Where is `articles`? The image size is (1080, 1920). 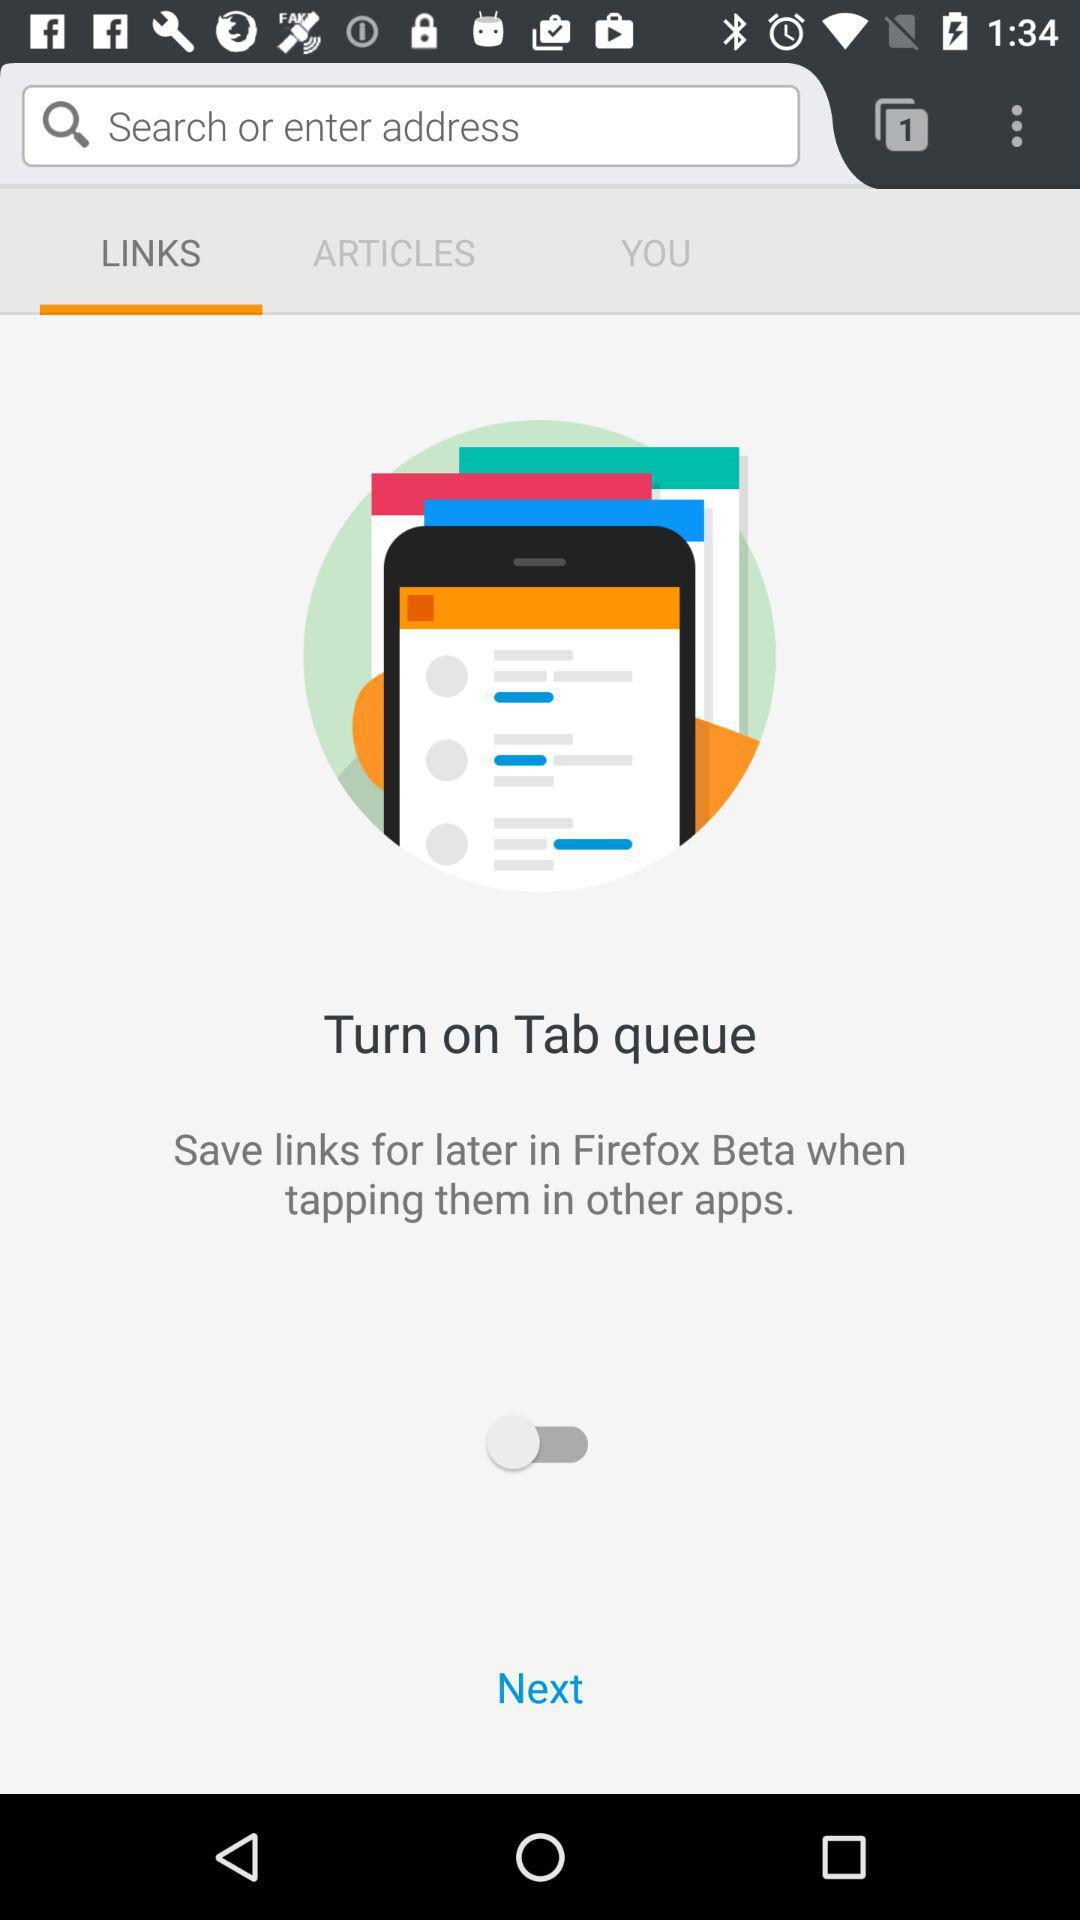
articles is located at coordinates (393, 251).